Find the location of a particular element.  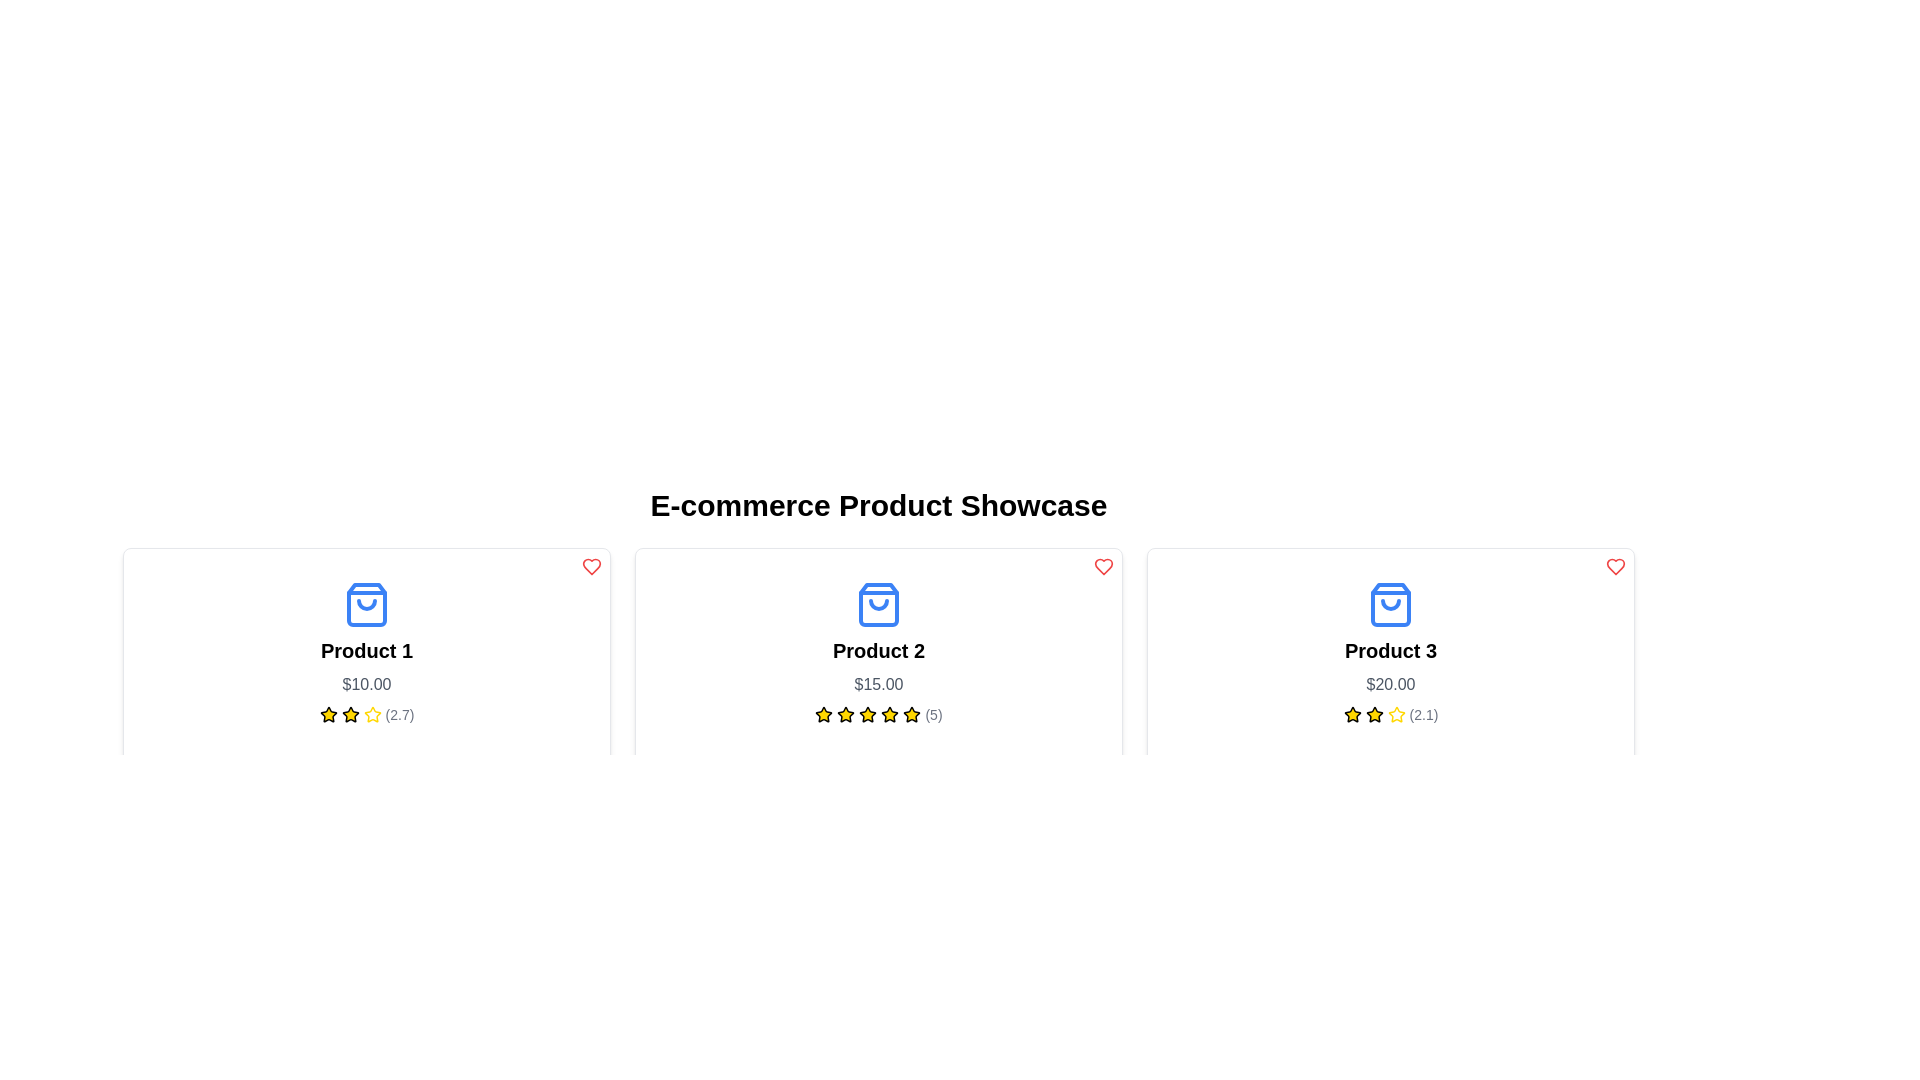

the heart icon located at the top-right corner of the 'Product 3' card is located at coordinates (1616, 567).